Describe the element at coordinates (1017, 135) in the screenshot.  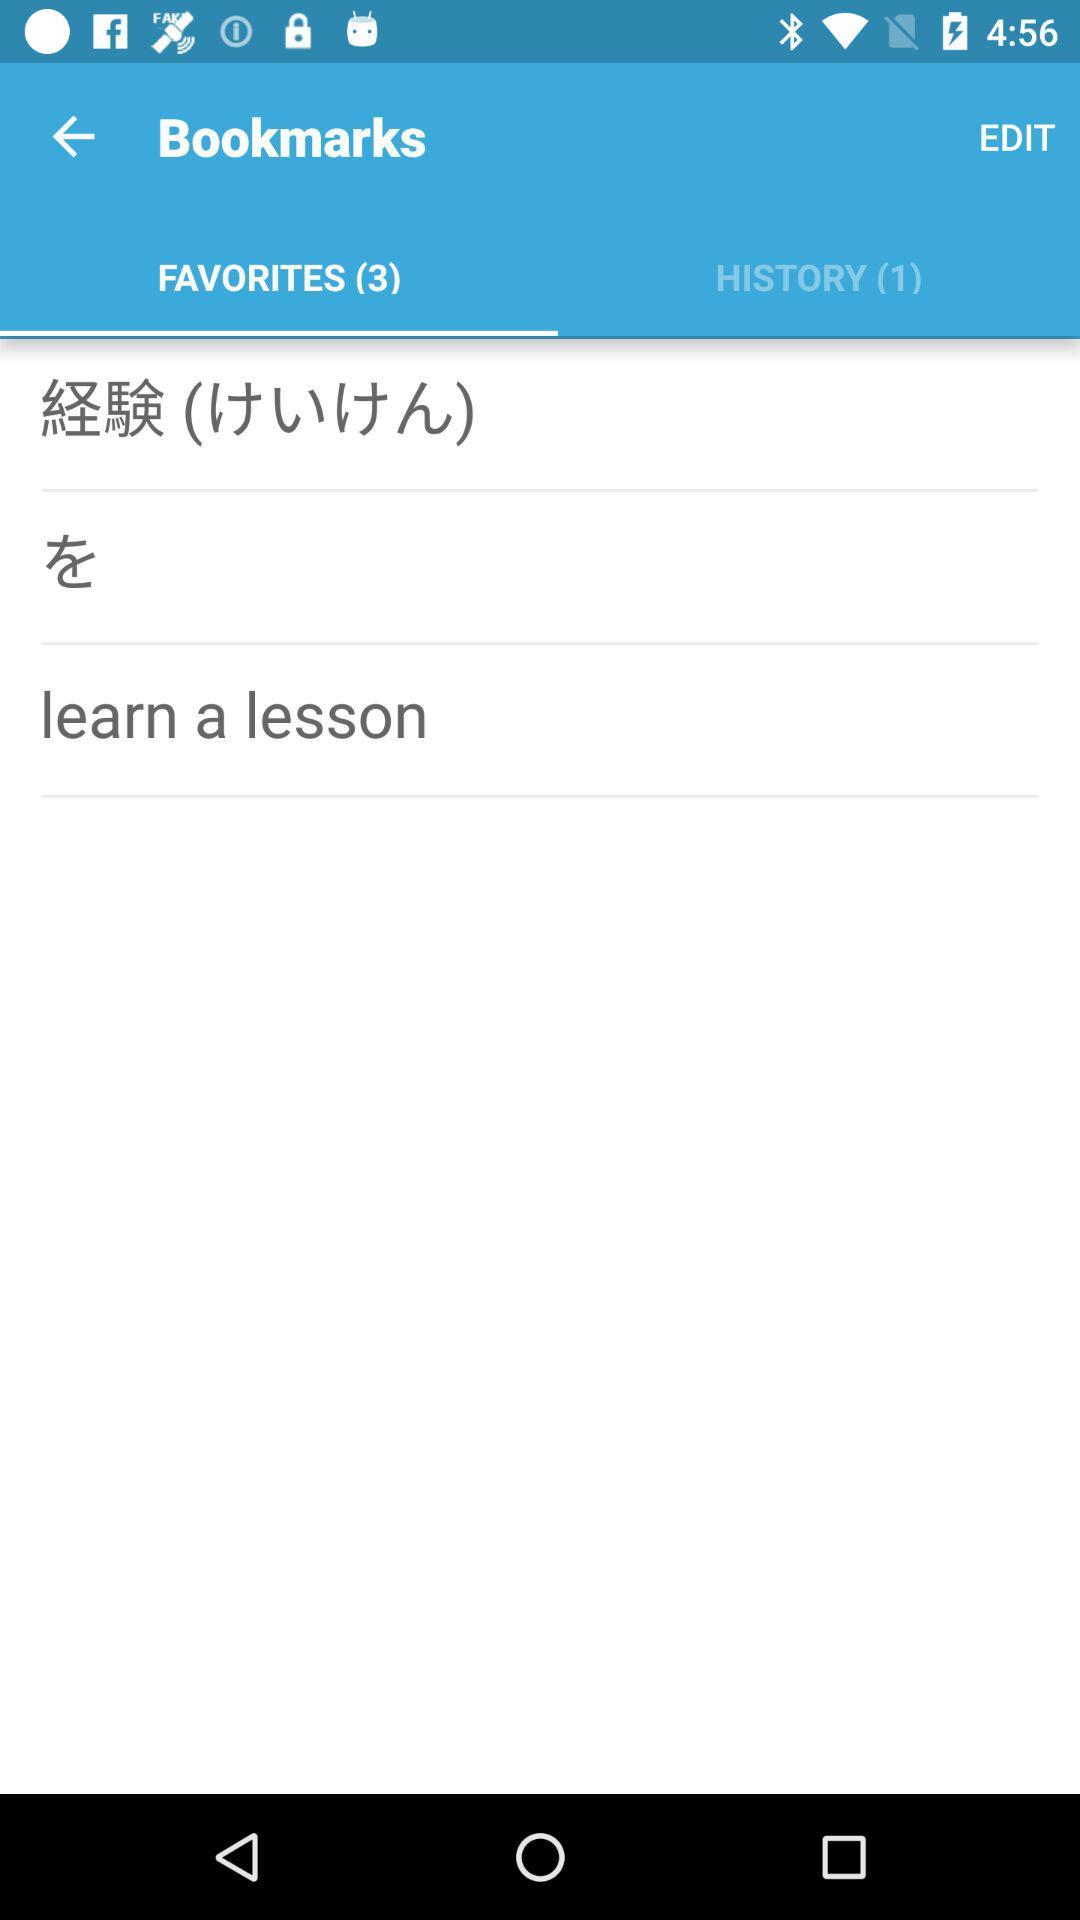
I see `the app to the right of the favorites (3)` at that location.